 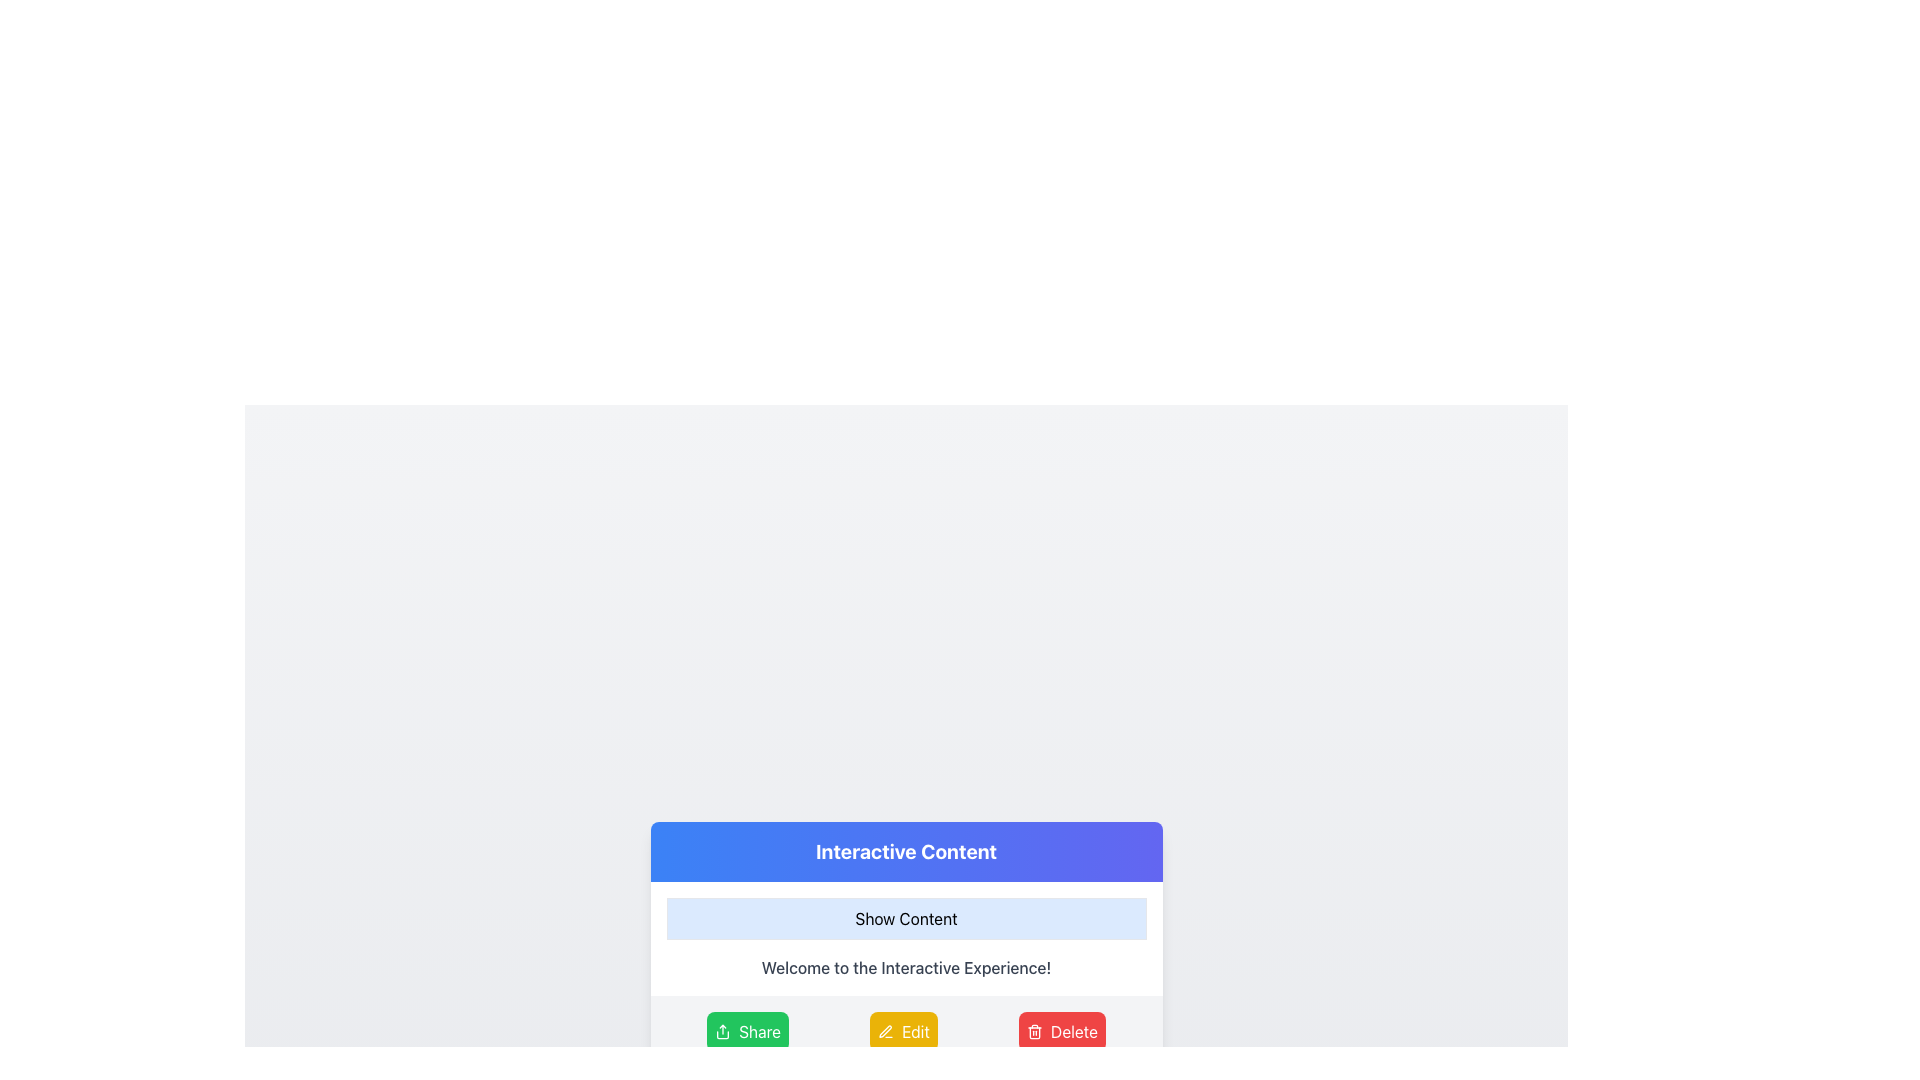 What do you see at coordinates (902, 1032) in the screenshot?
I see `the yellow button labeled 'Edit' with a pen icon` at bounding box center [902, 1032].